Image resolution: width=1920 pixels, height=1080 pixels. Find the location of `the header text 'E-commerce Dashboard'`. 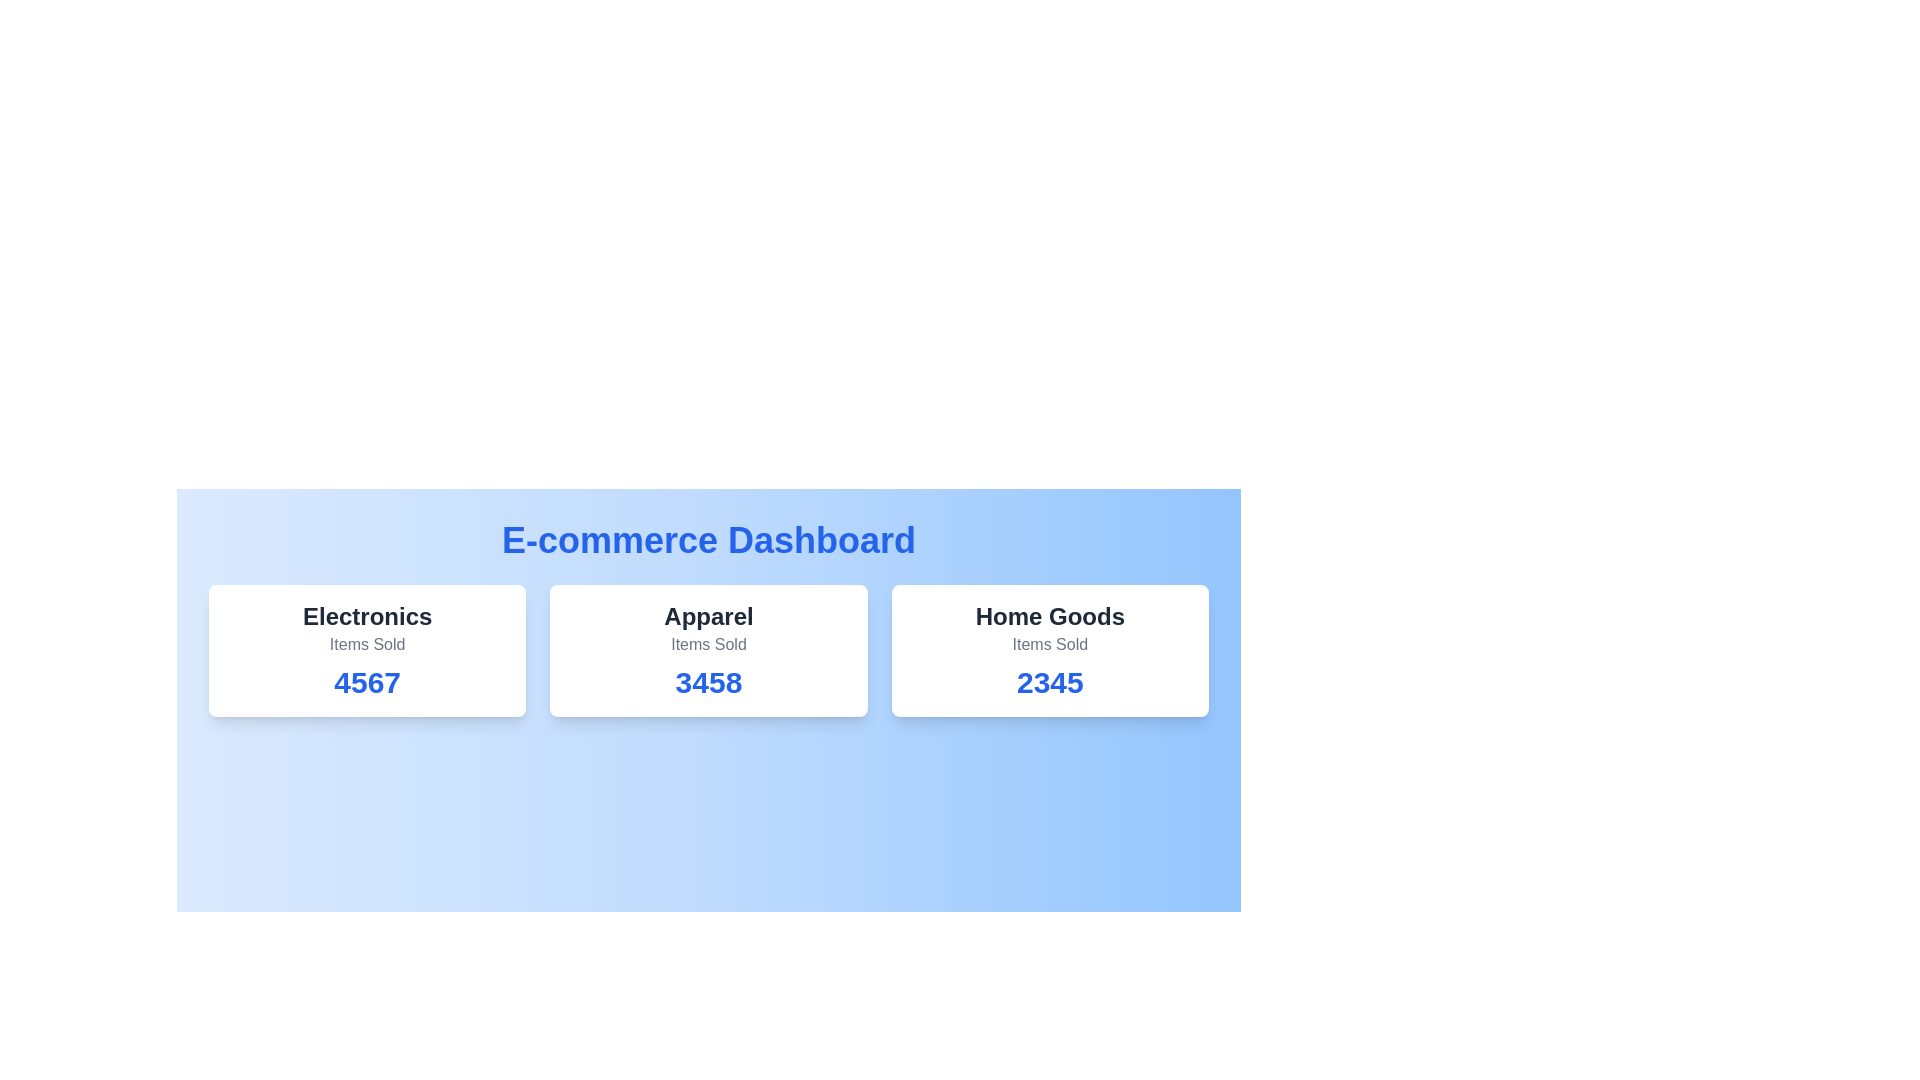

the header text 'E-commerce Dashboard' is located at coordinates (709, 540).